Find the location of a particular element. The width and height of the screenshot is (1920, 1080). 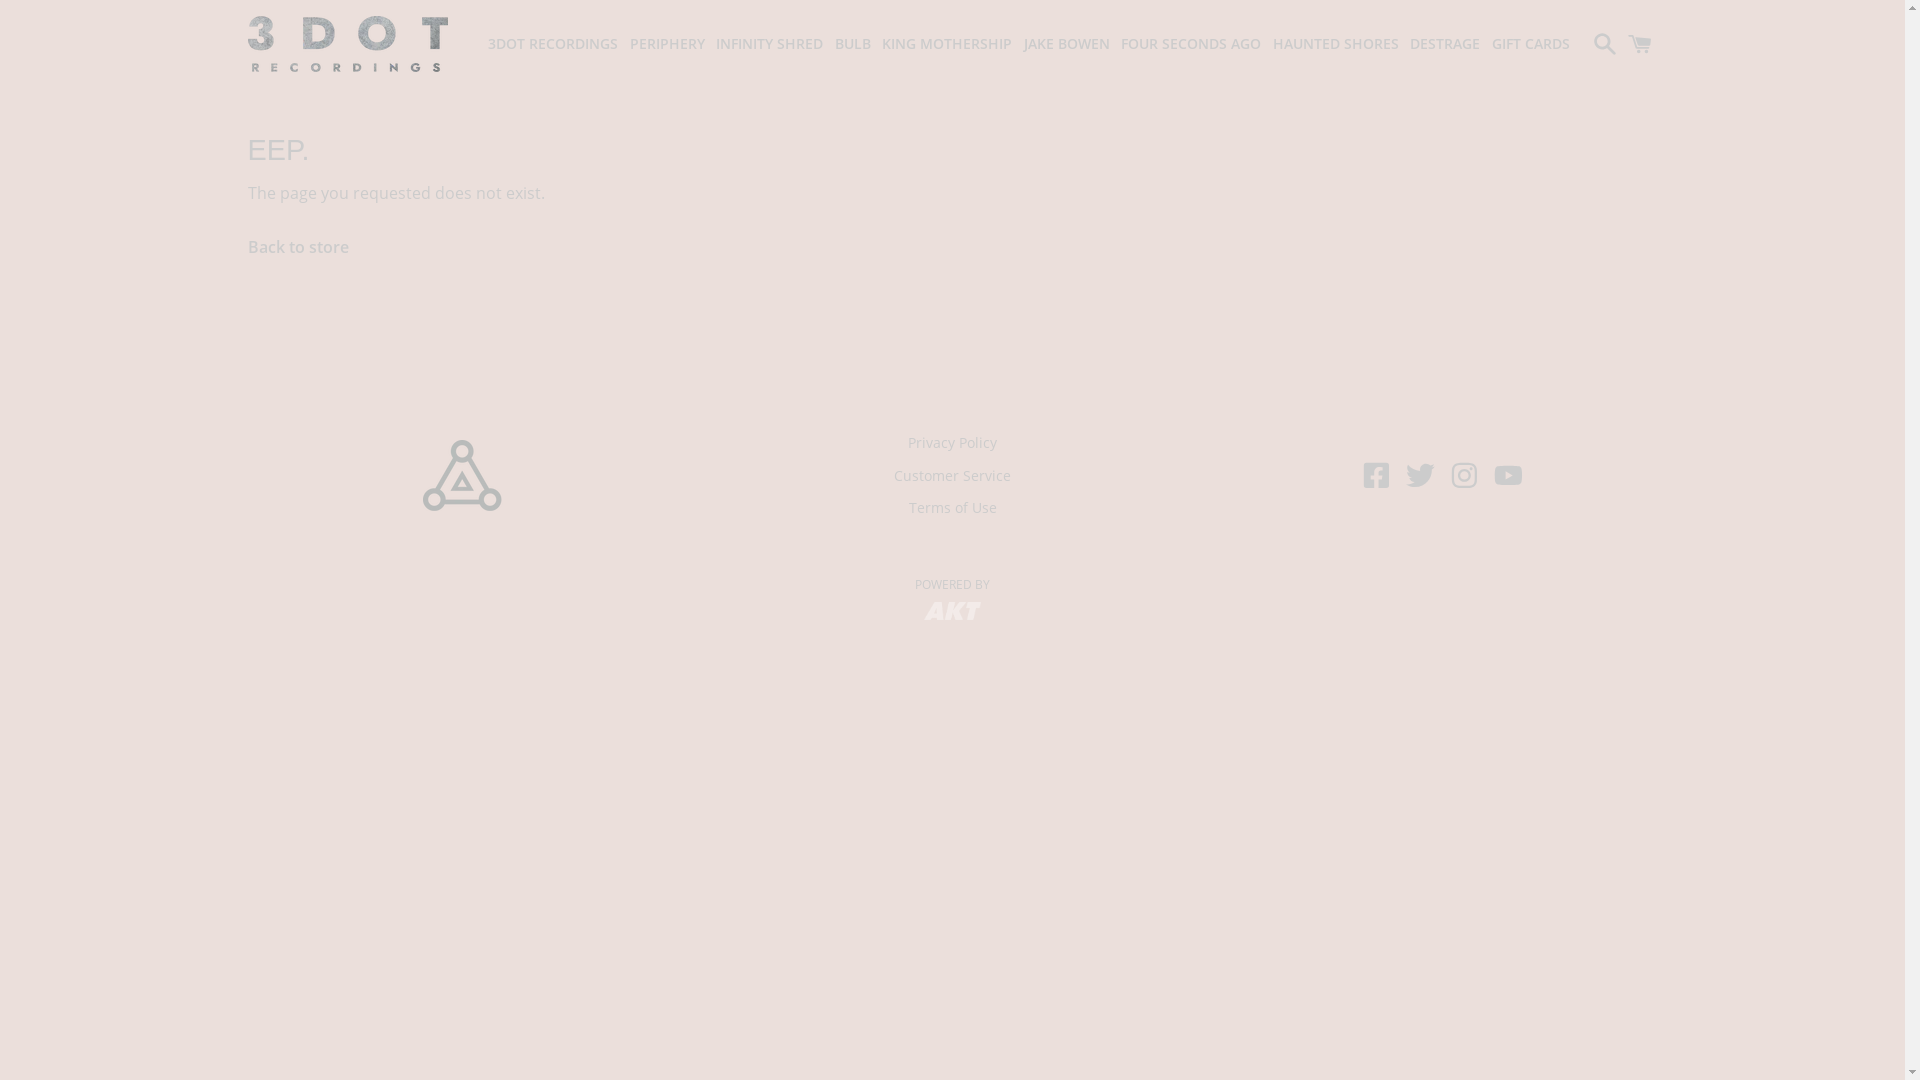

'Privacy Policy' is located at coordinates (888, 441).